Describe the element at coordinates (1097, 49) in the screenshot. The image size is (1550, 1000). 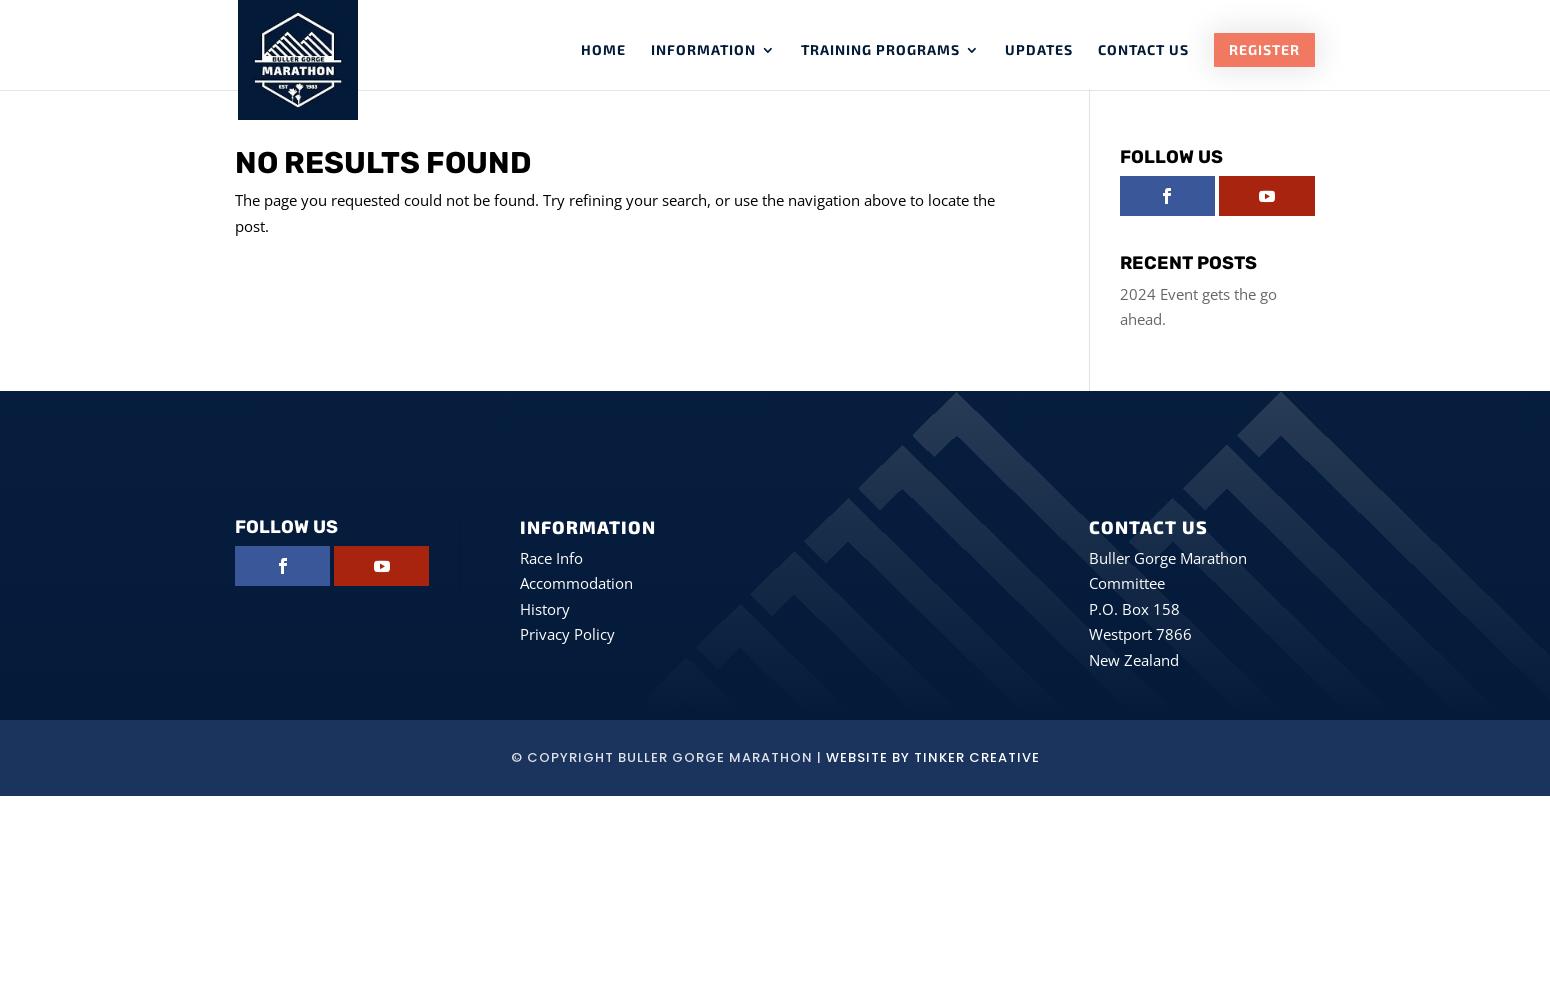
I see `'Contact Us'` at that location.